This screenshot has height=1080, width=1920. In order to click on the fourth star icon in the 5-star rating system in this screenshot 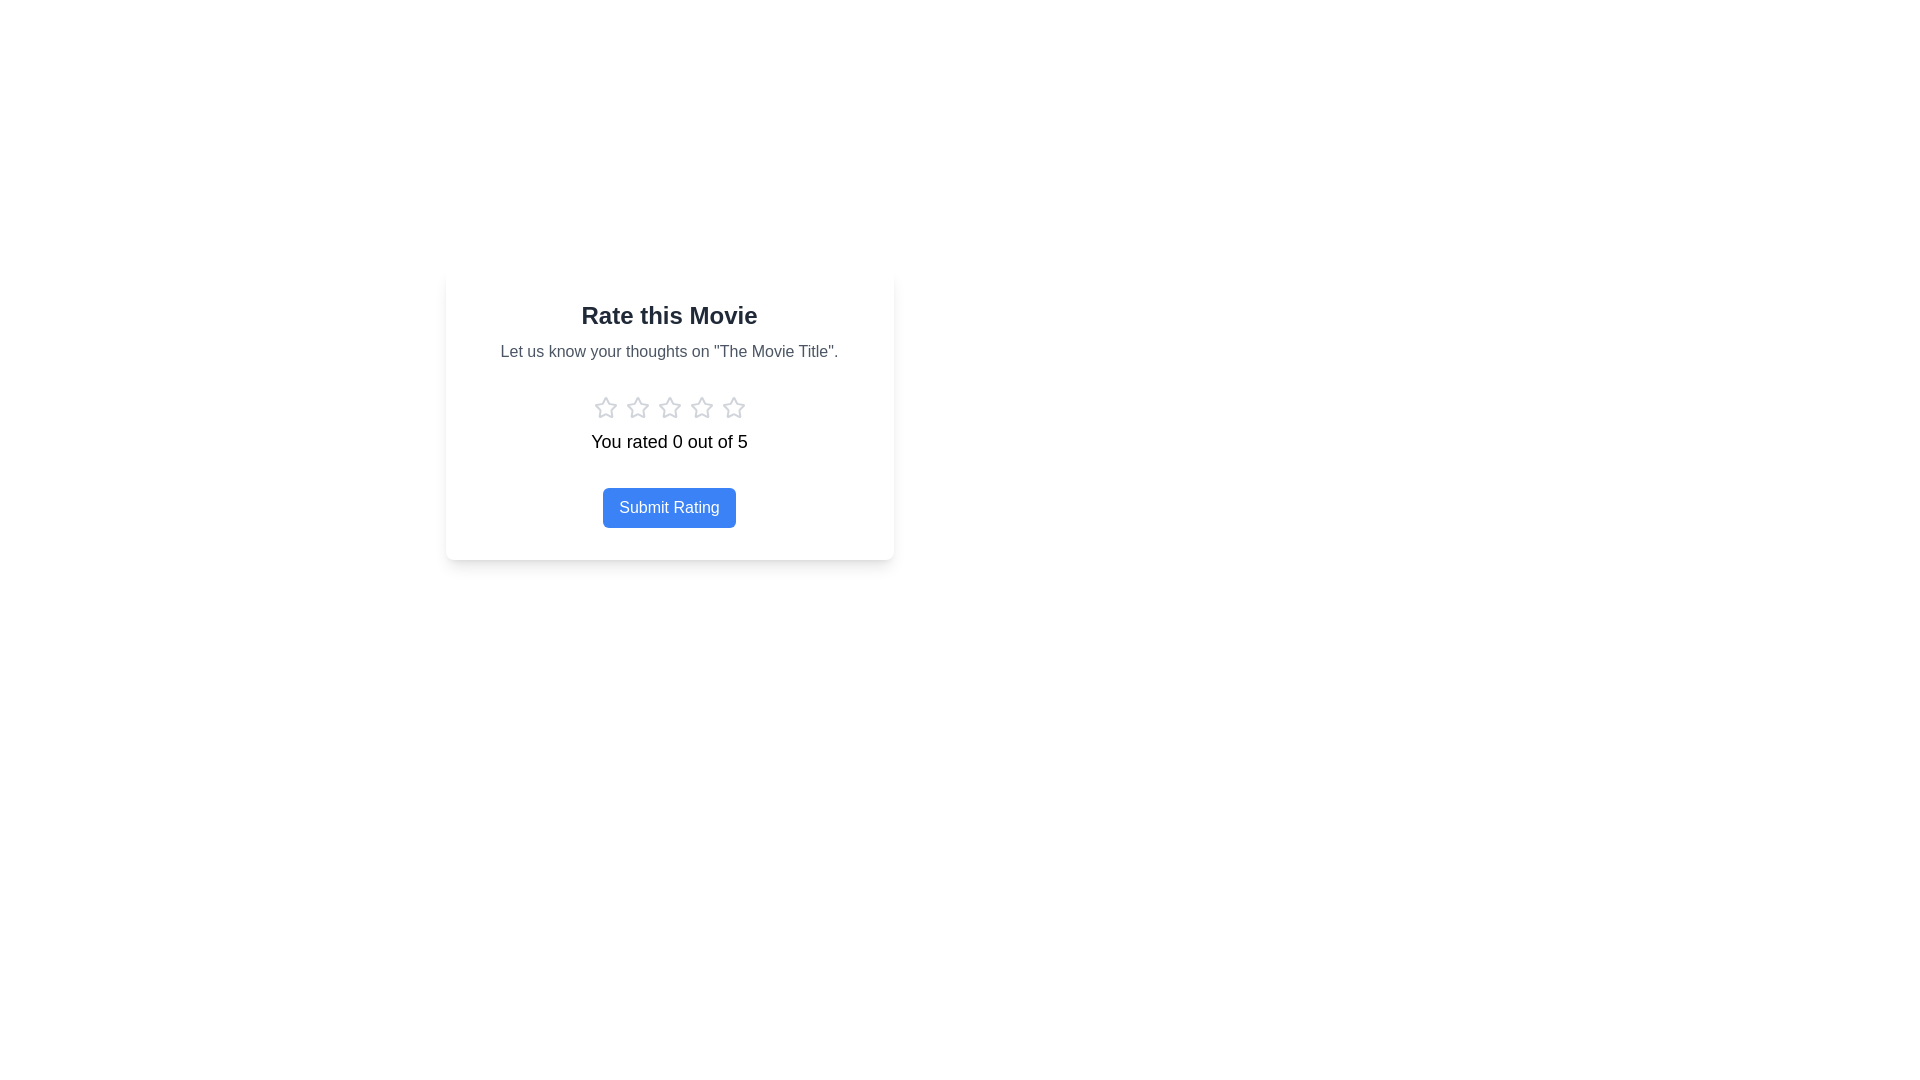, I will do `click(669, 407)`.